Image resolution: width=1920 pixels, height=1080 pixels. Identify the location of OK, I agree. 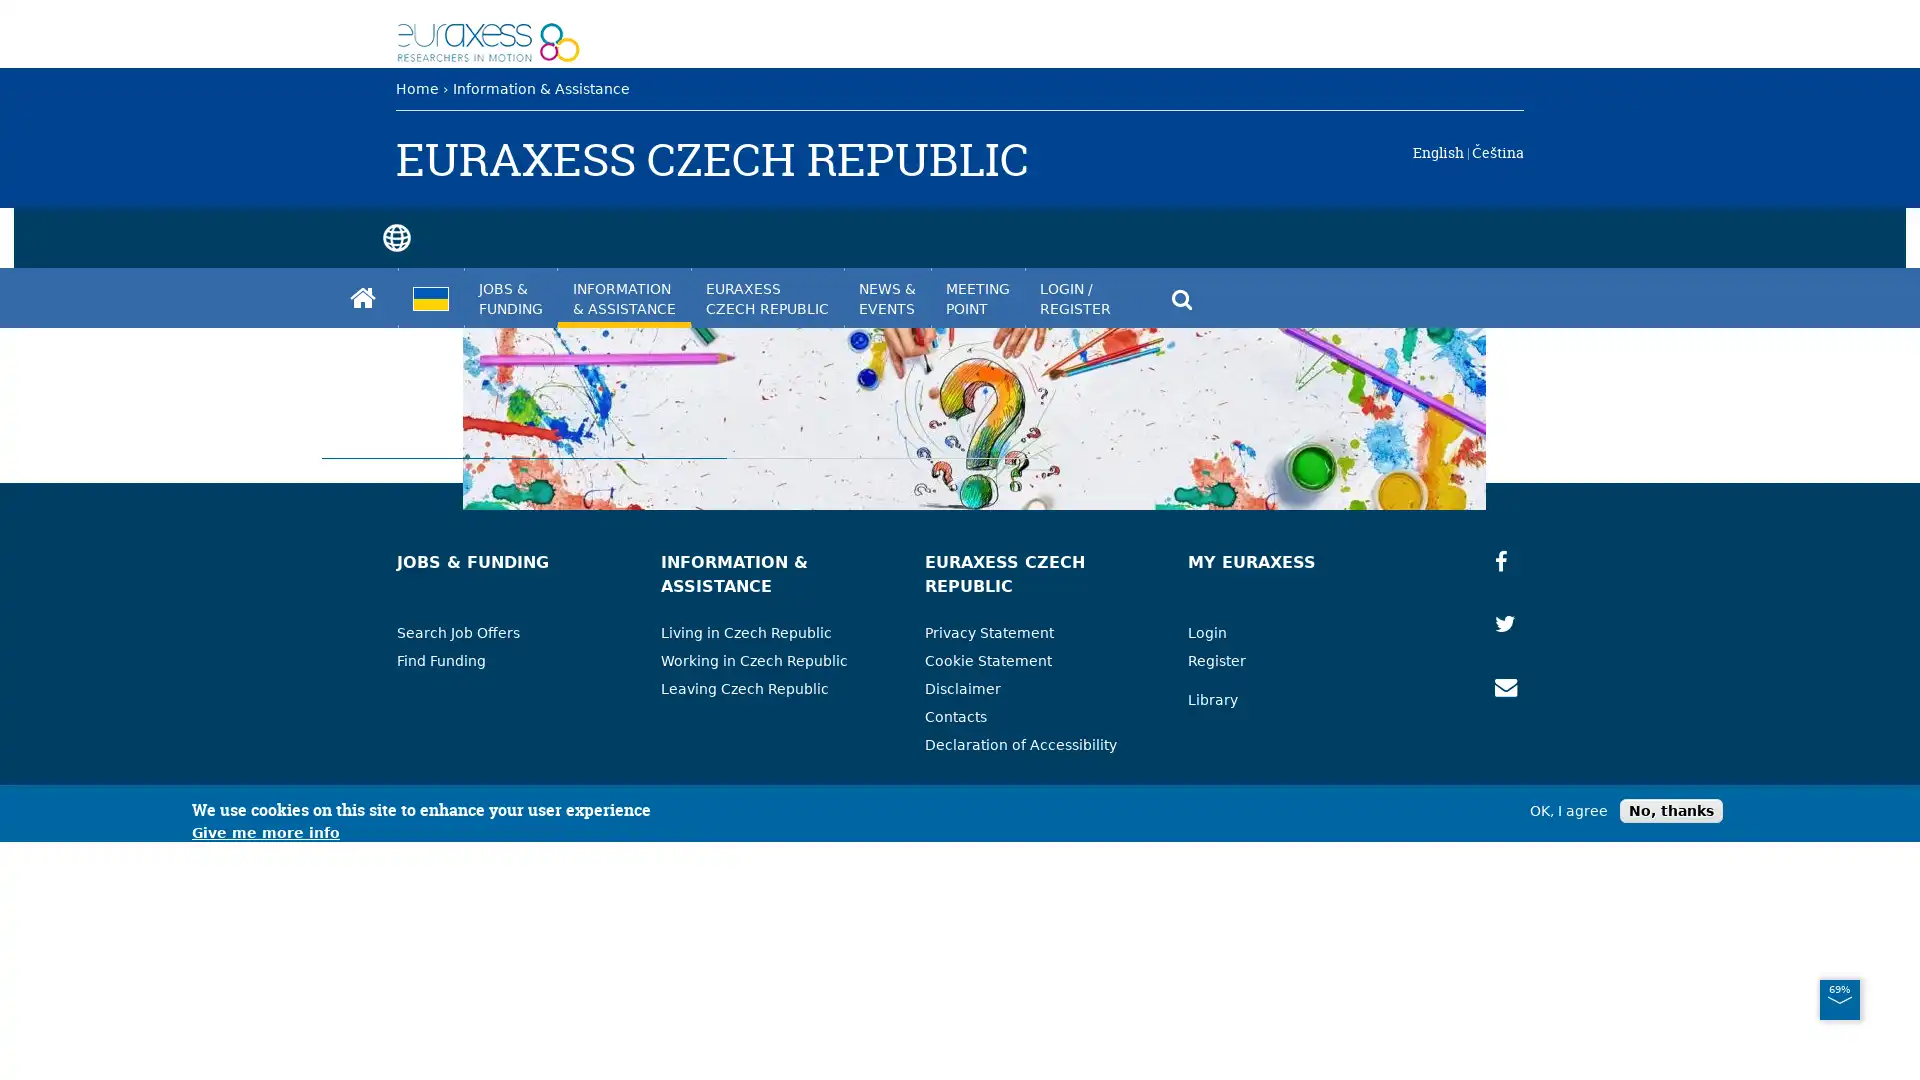
(1568, 1047).